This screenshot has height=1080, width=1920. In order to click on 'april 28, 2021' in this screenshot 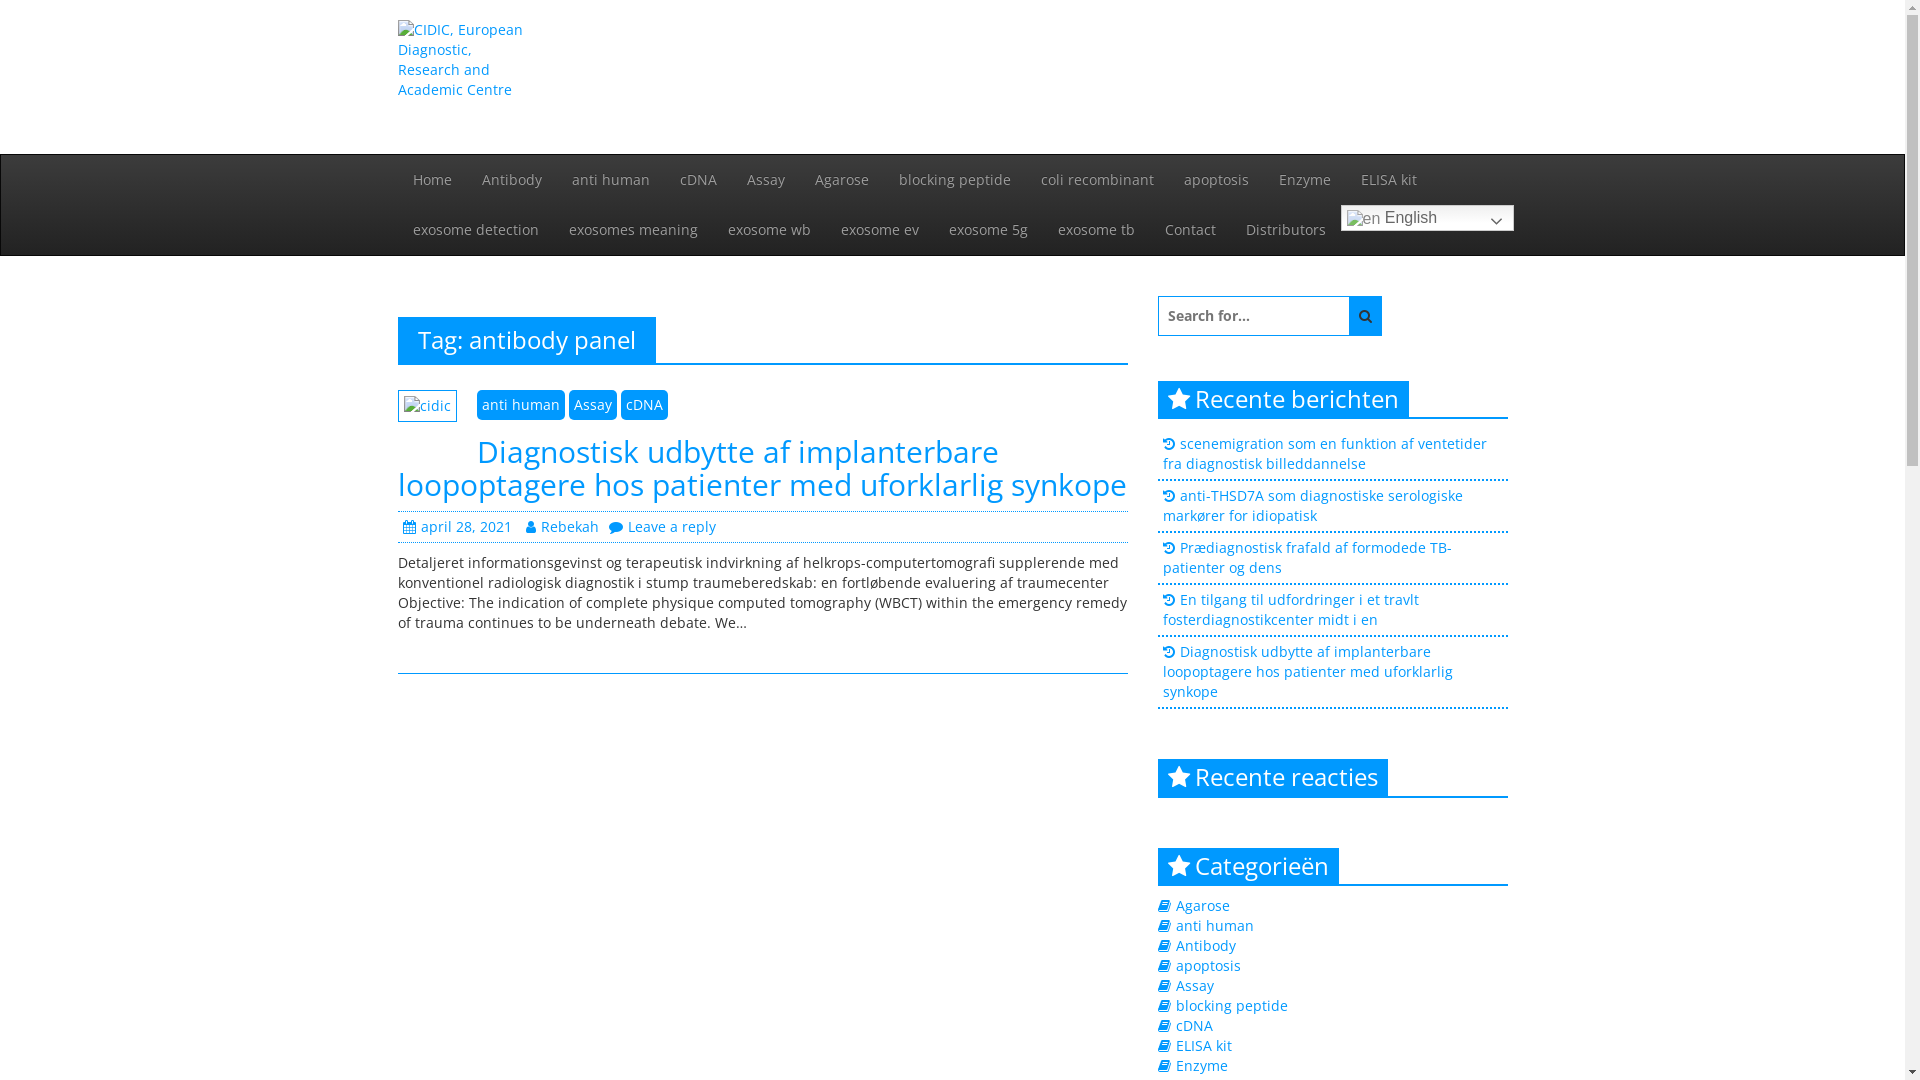, I will do `click(401, 525)`.